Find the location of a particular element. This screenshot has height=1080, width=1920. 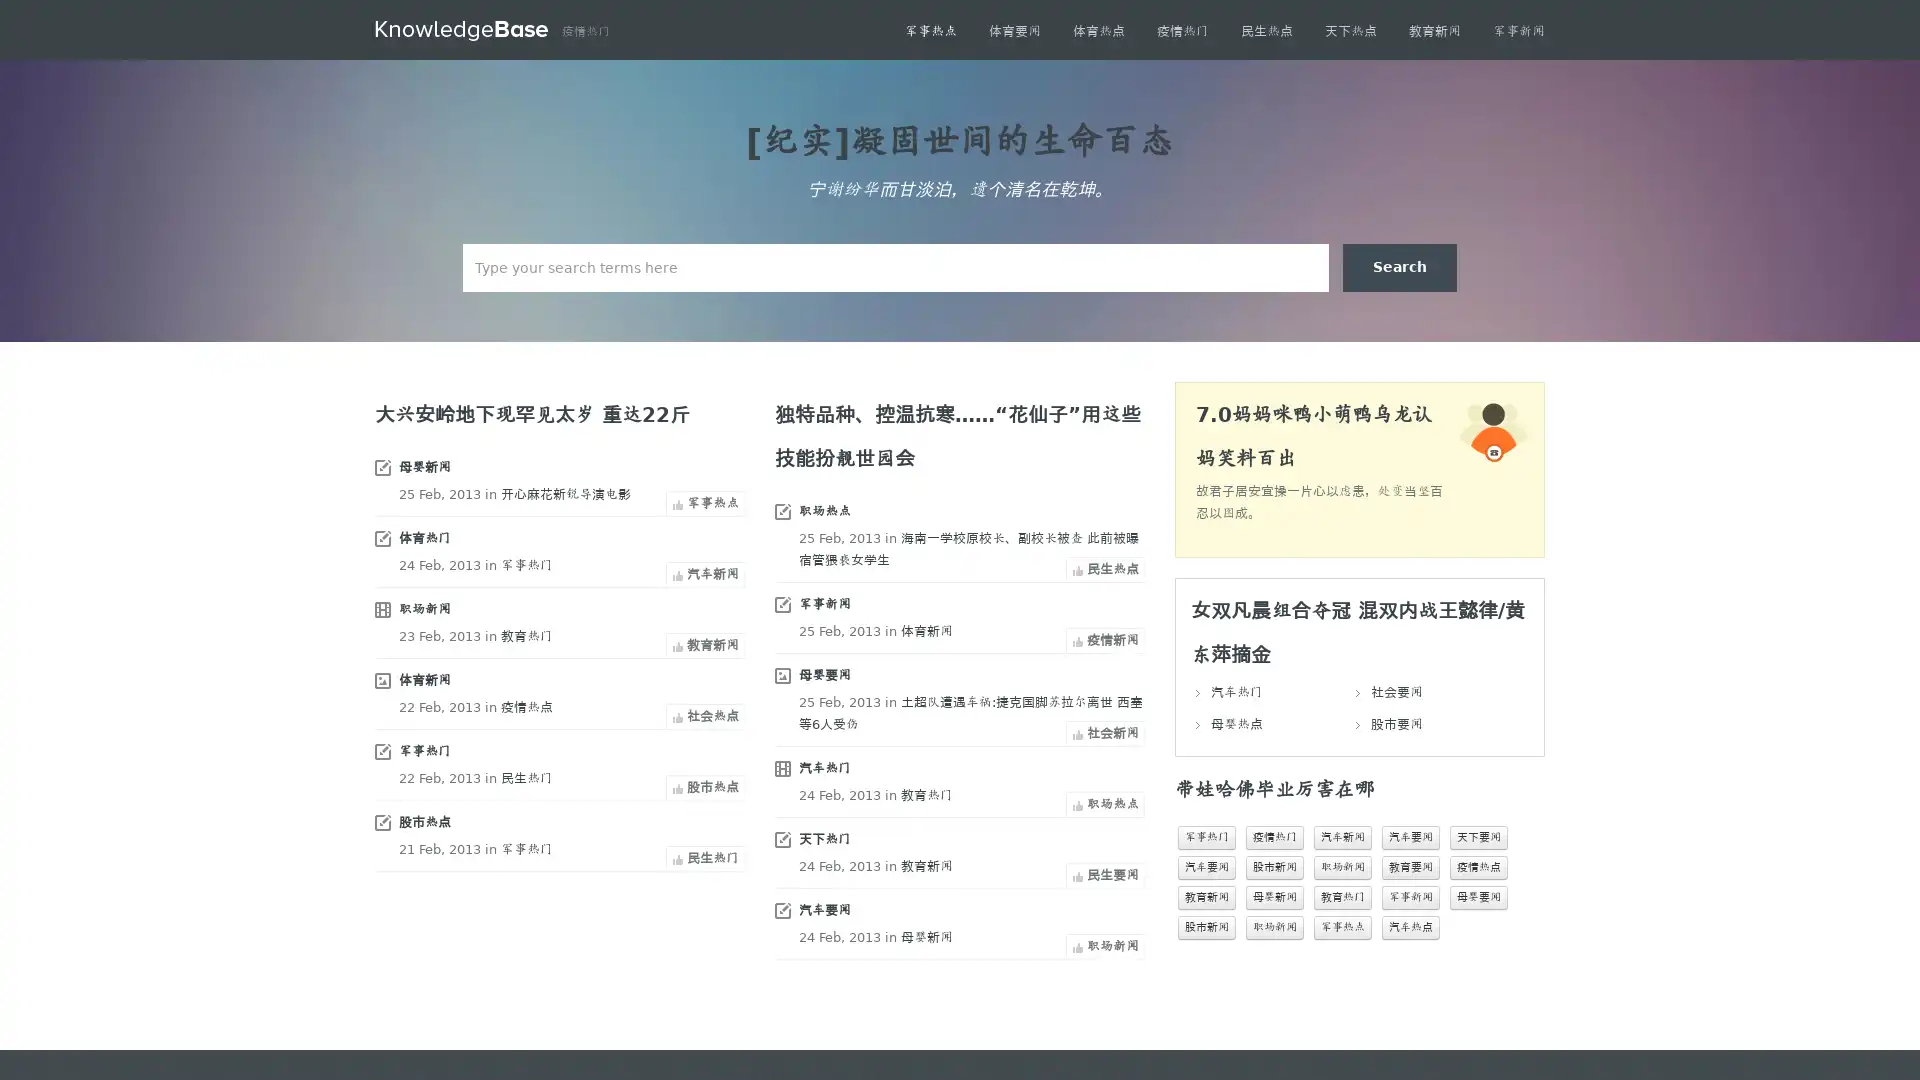

Search is located at coordinates (1399, 266).